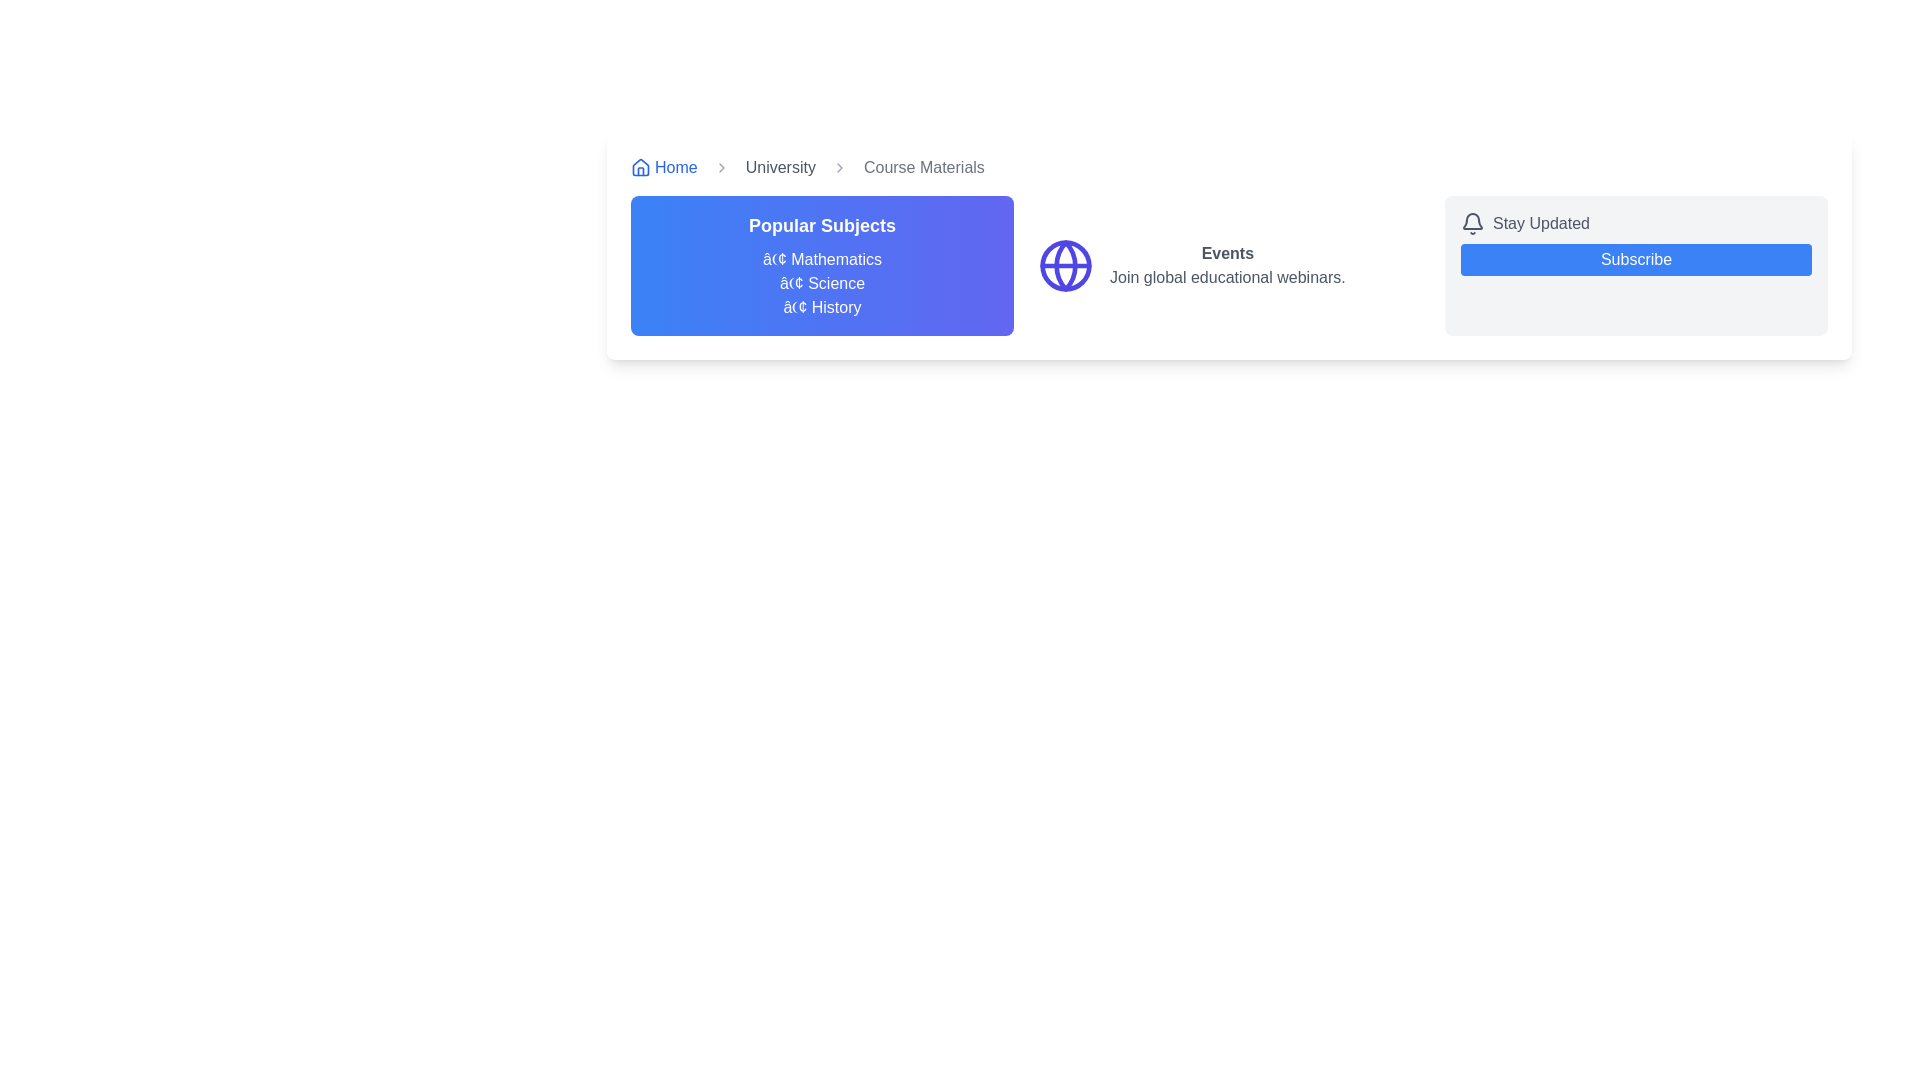 The image size is (1920, 1080). Describe the element at coordinates (1228, 265) in the screenshot. I see `the 'Events' informational section, which includes a globe icon and text stating 'Join global educational webinars.'` at that location.